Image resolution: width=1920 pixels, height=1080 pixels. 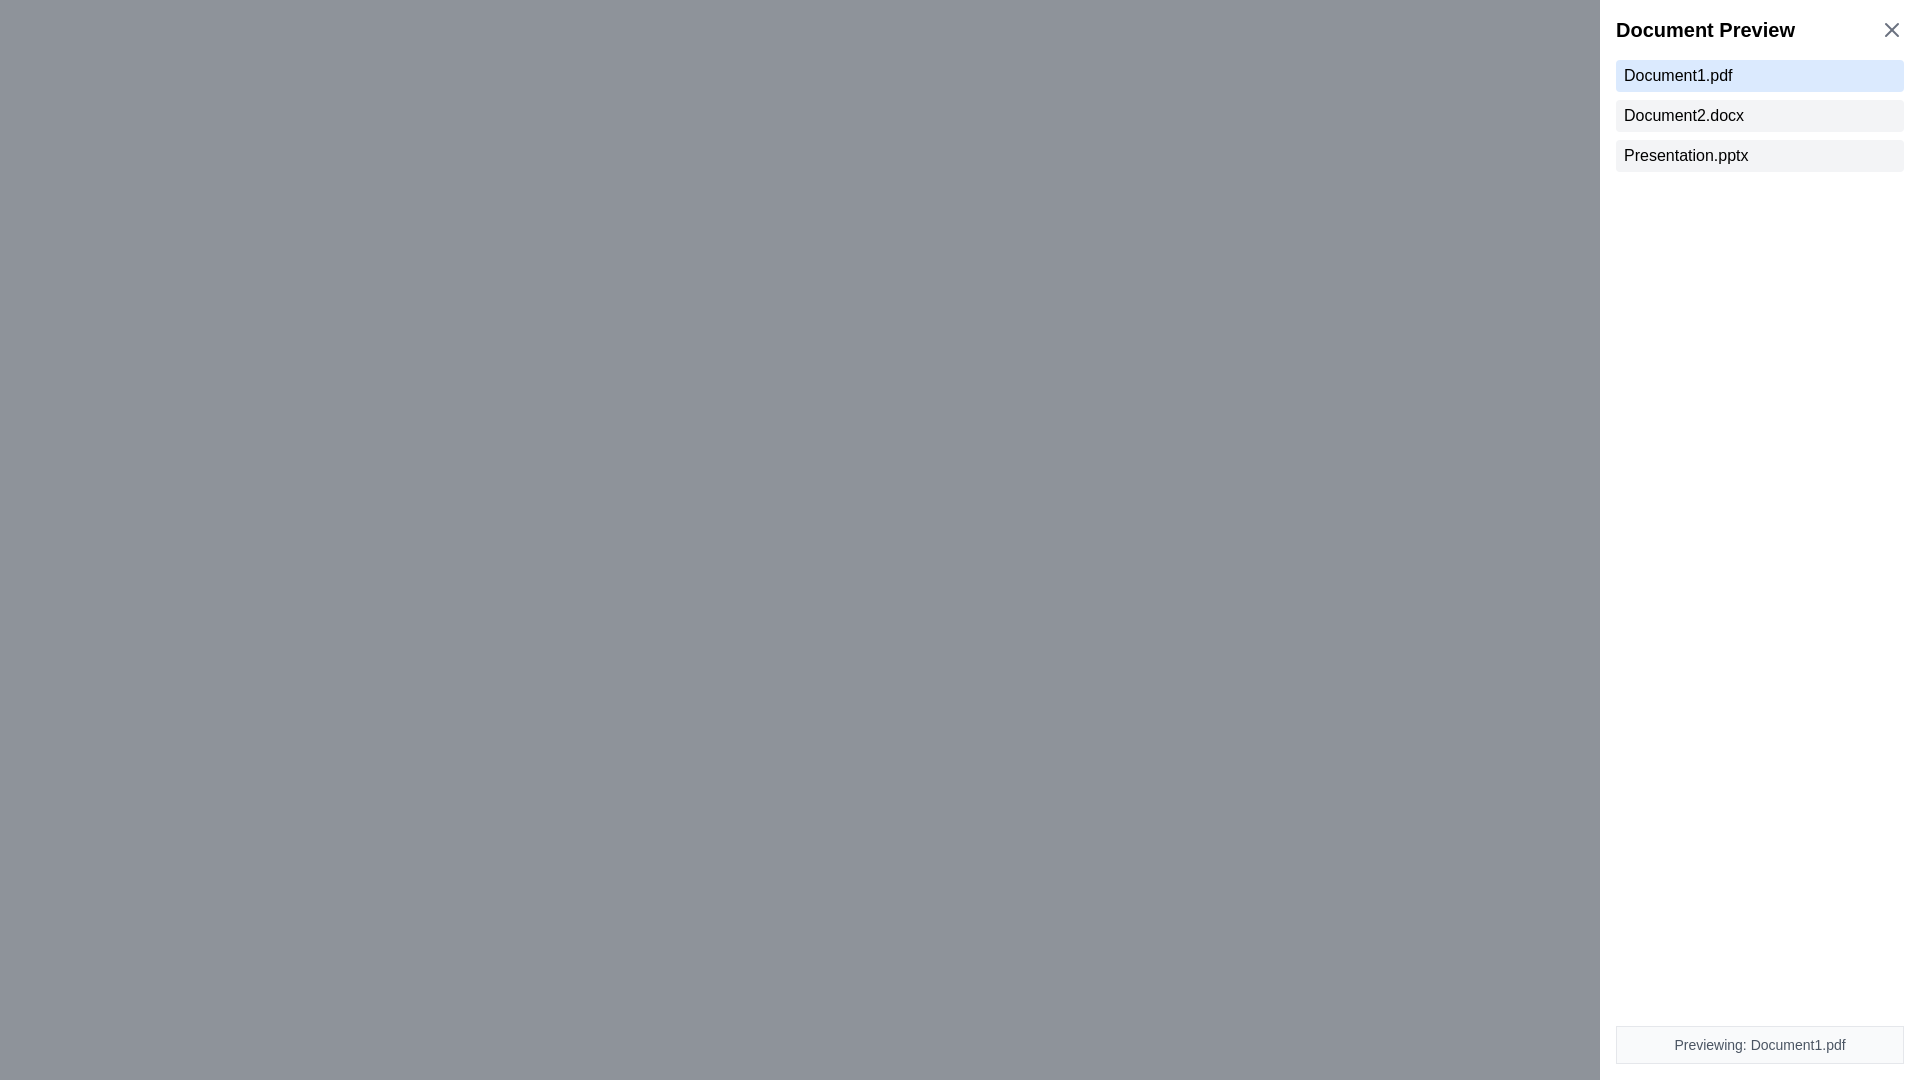 What do you see at coordinates (1890, 30) in the screenshot?
I see `the close icon represented by a thin 'X' shape located at the top right corner of the interface, above the 'Document Preview' heading` at bounding box center [1890, 30].